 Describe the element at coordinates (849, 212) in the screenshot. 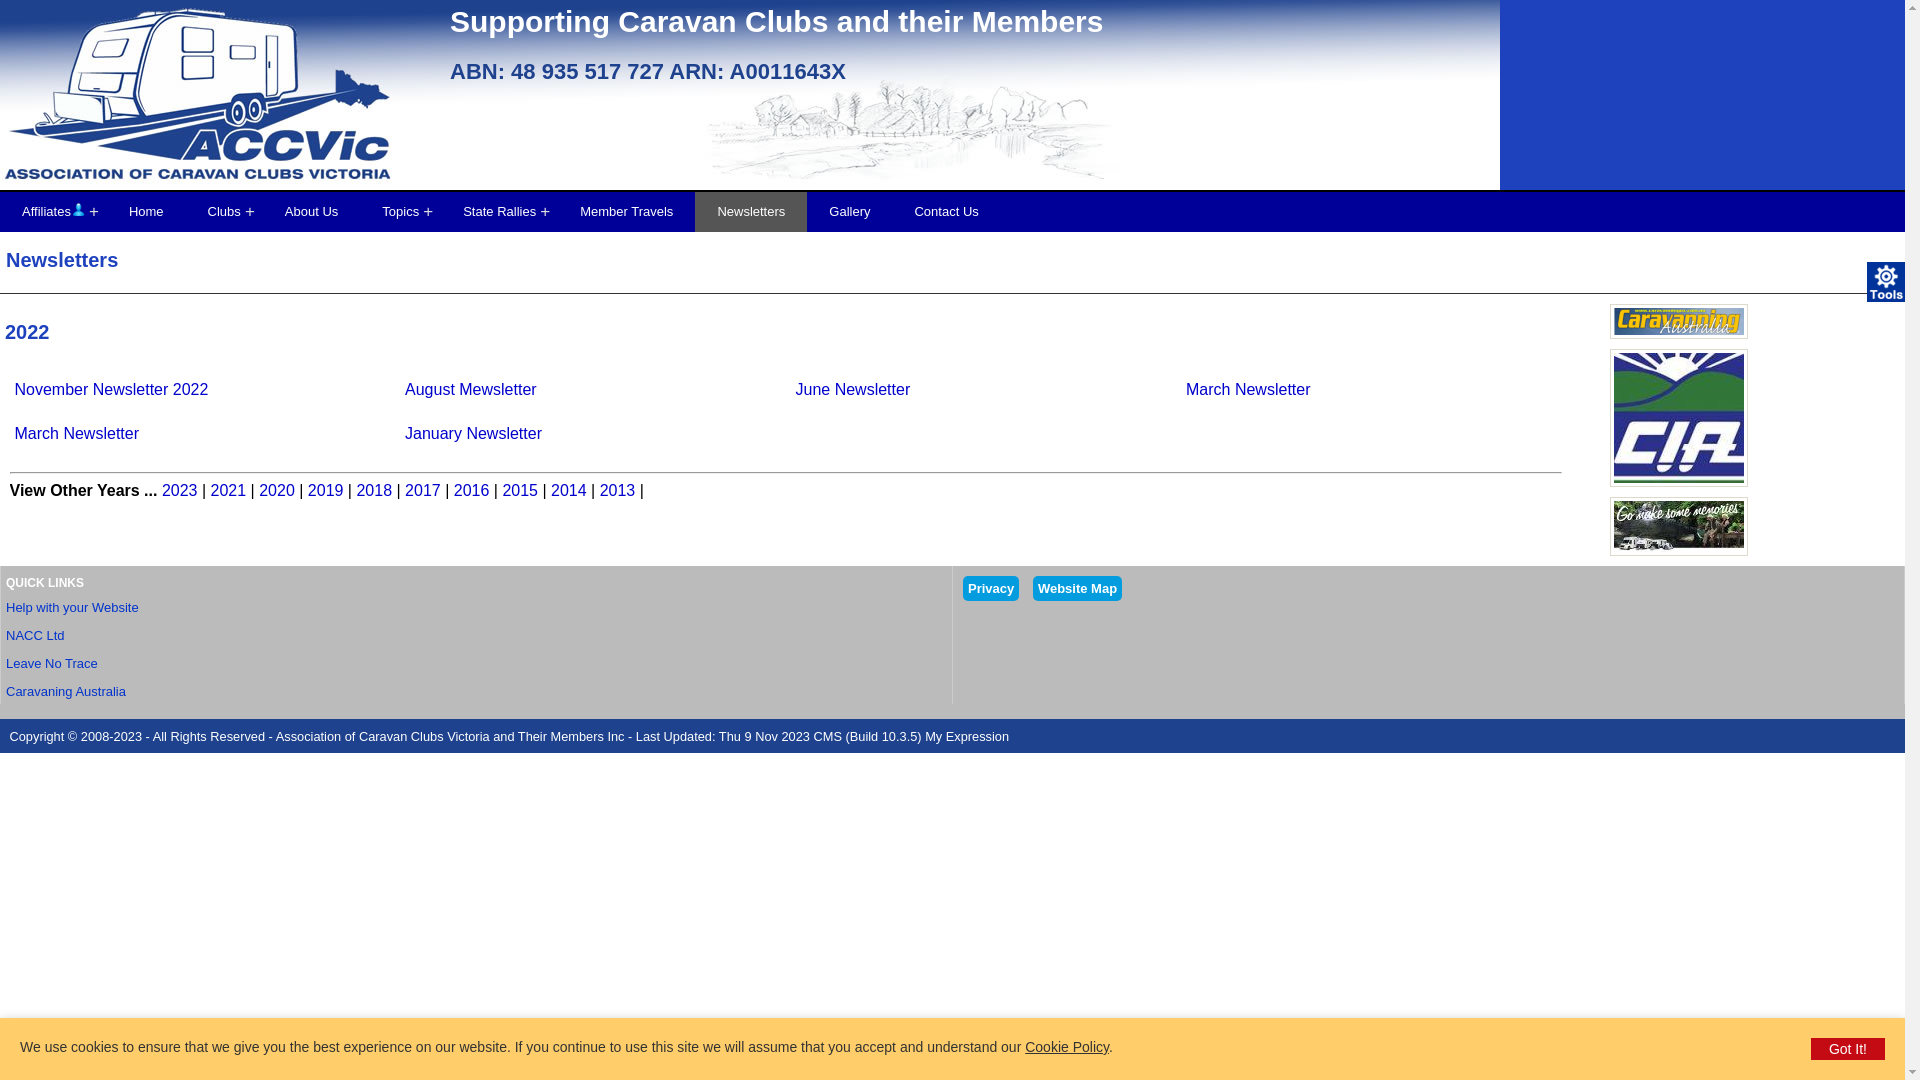

I see `'Gallery'` at that location.